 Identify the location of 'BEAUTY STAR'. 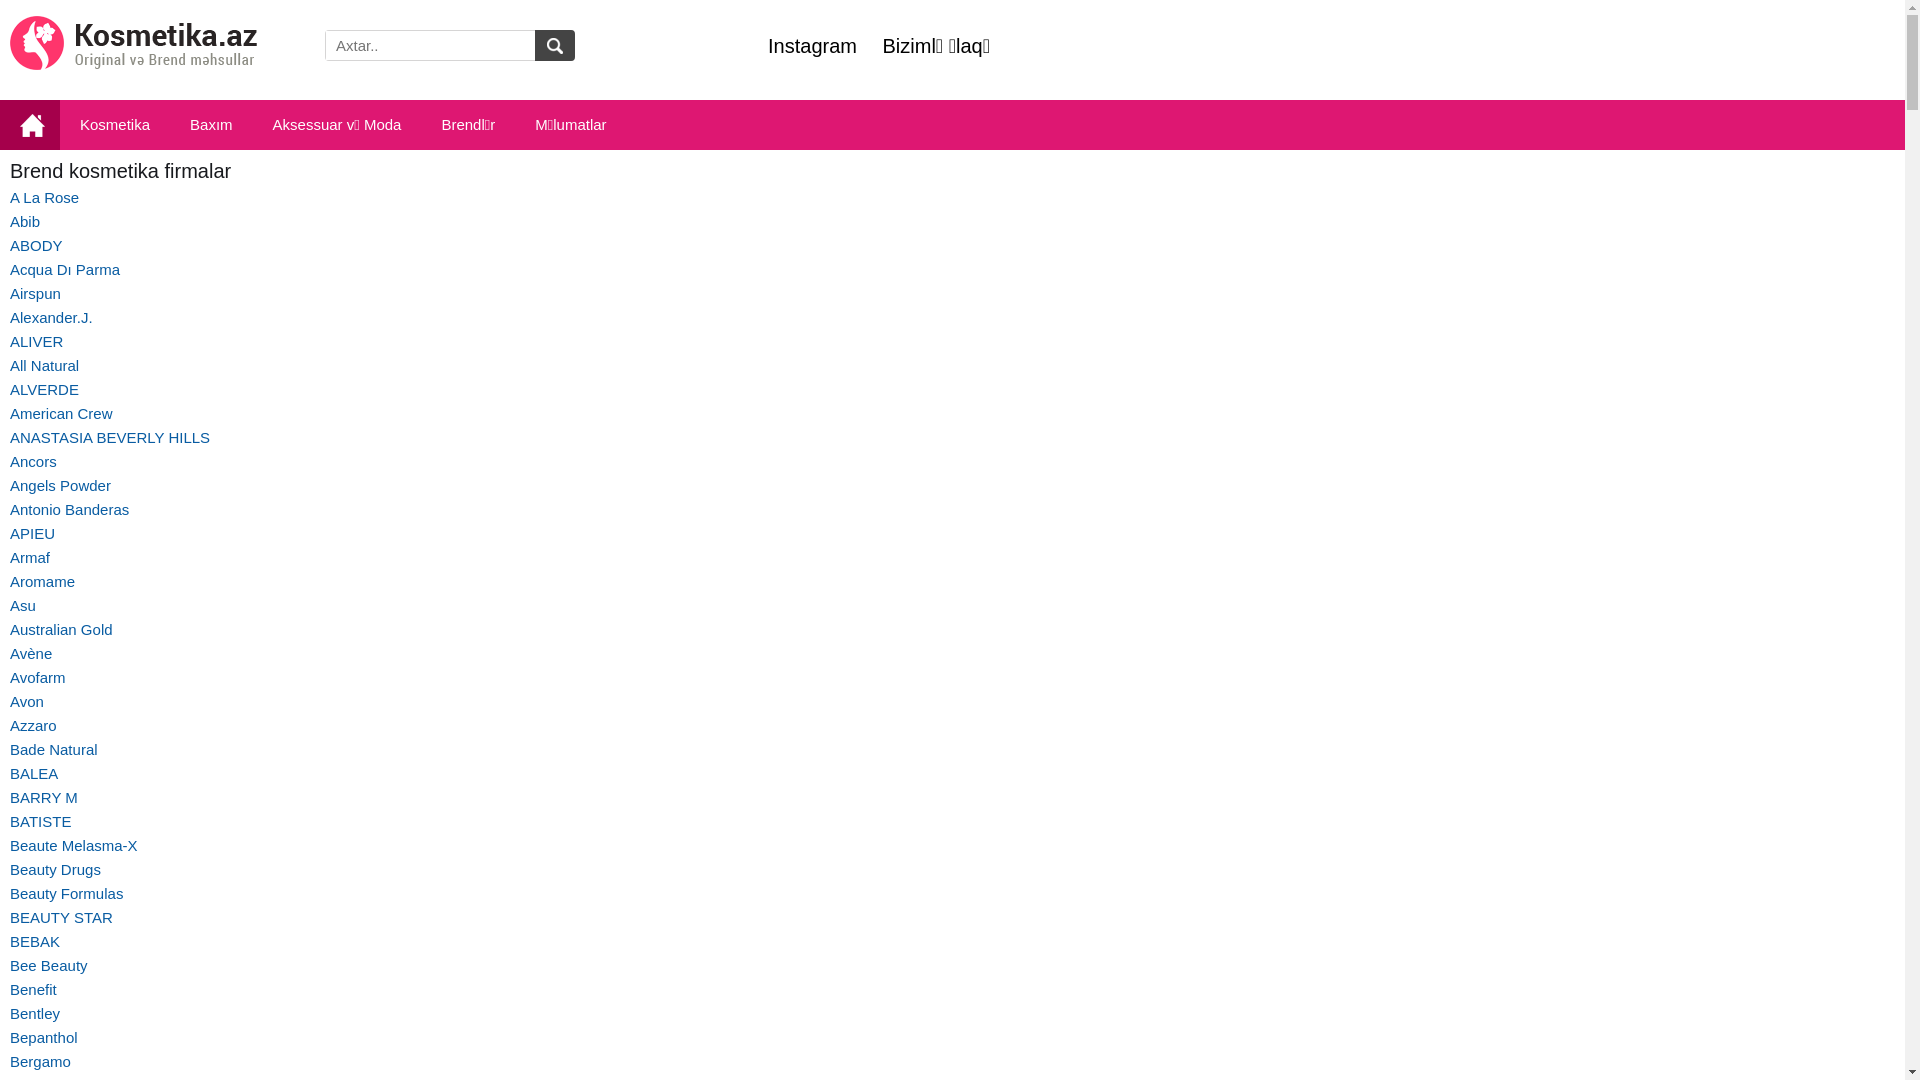
(61, 917).